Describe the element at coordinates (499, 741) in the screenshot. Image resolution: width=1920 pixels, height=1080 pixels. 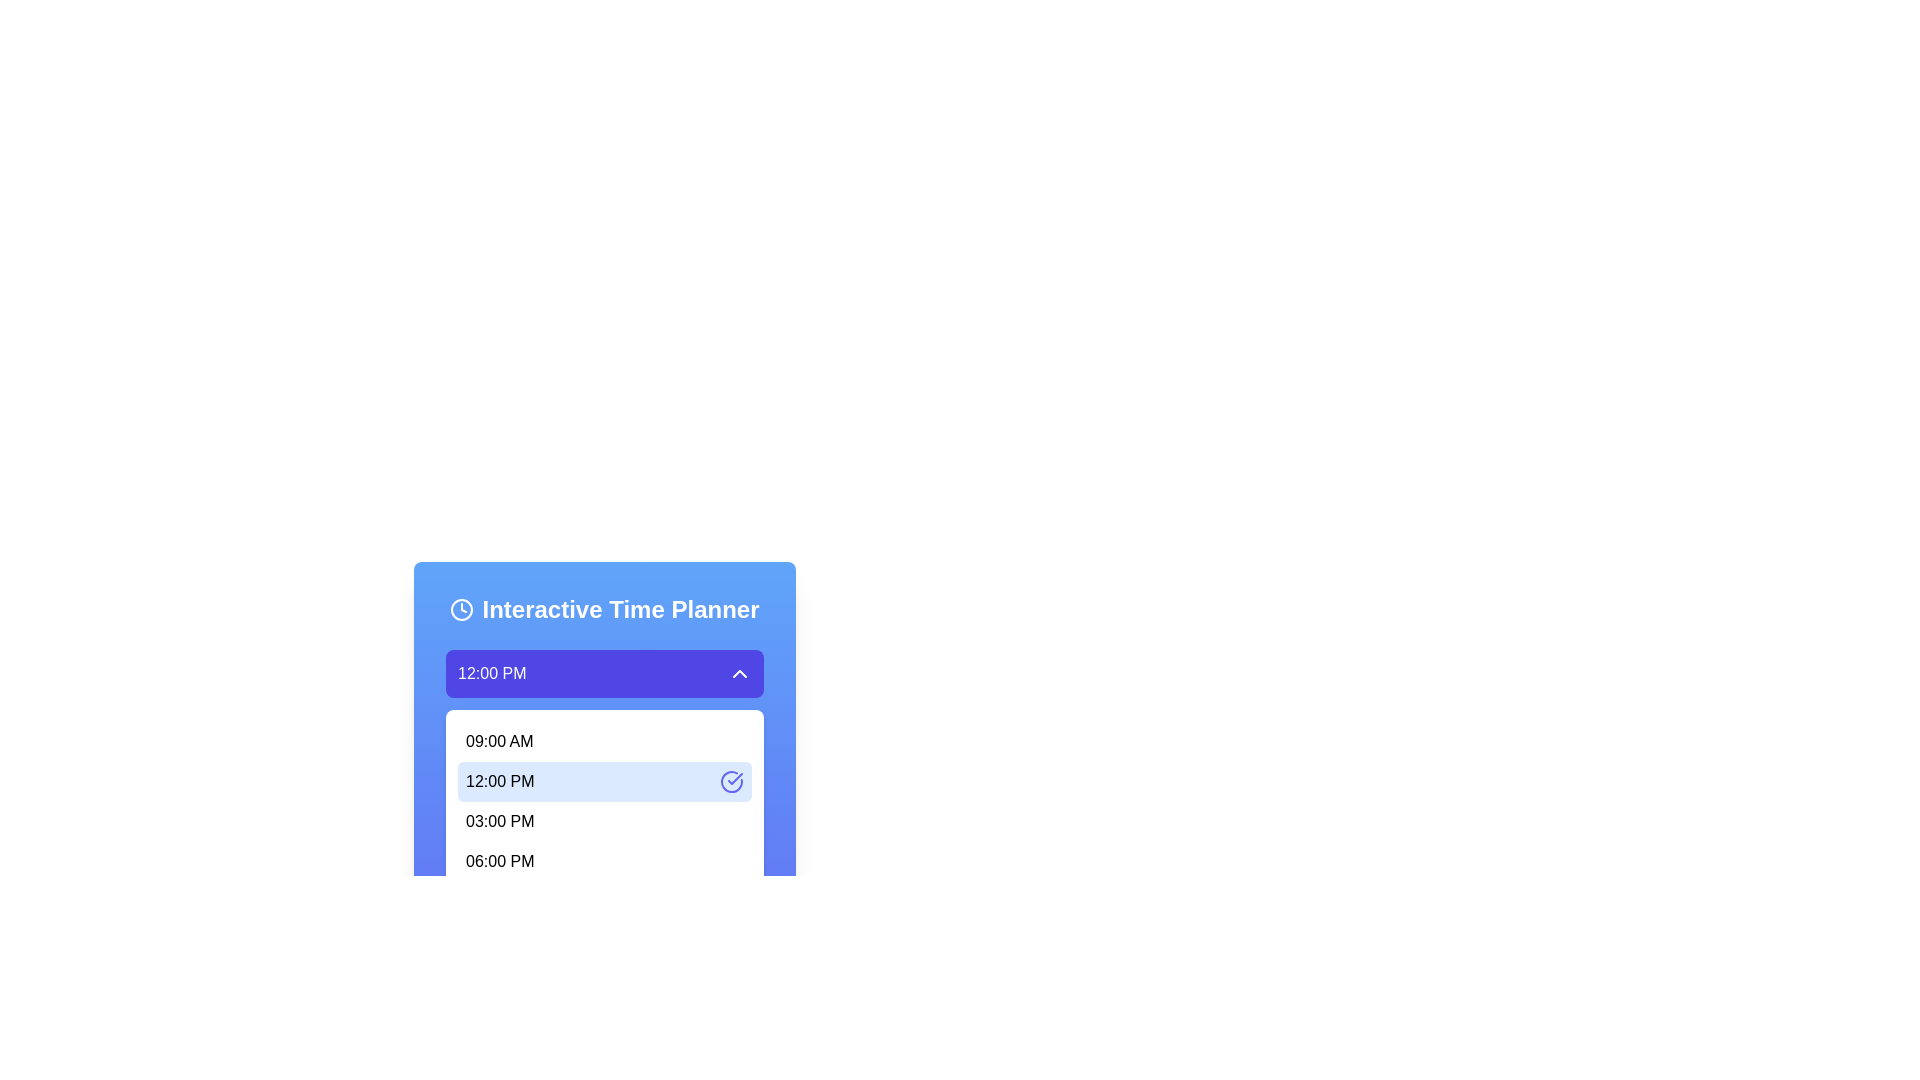
I see `the first text label option in the dropdown menu` at that location.